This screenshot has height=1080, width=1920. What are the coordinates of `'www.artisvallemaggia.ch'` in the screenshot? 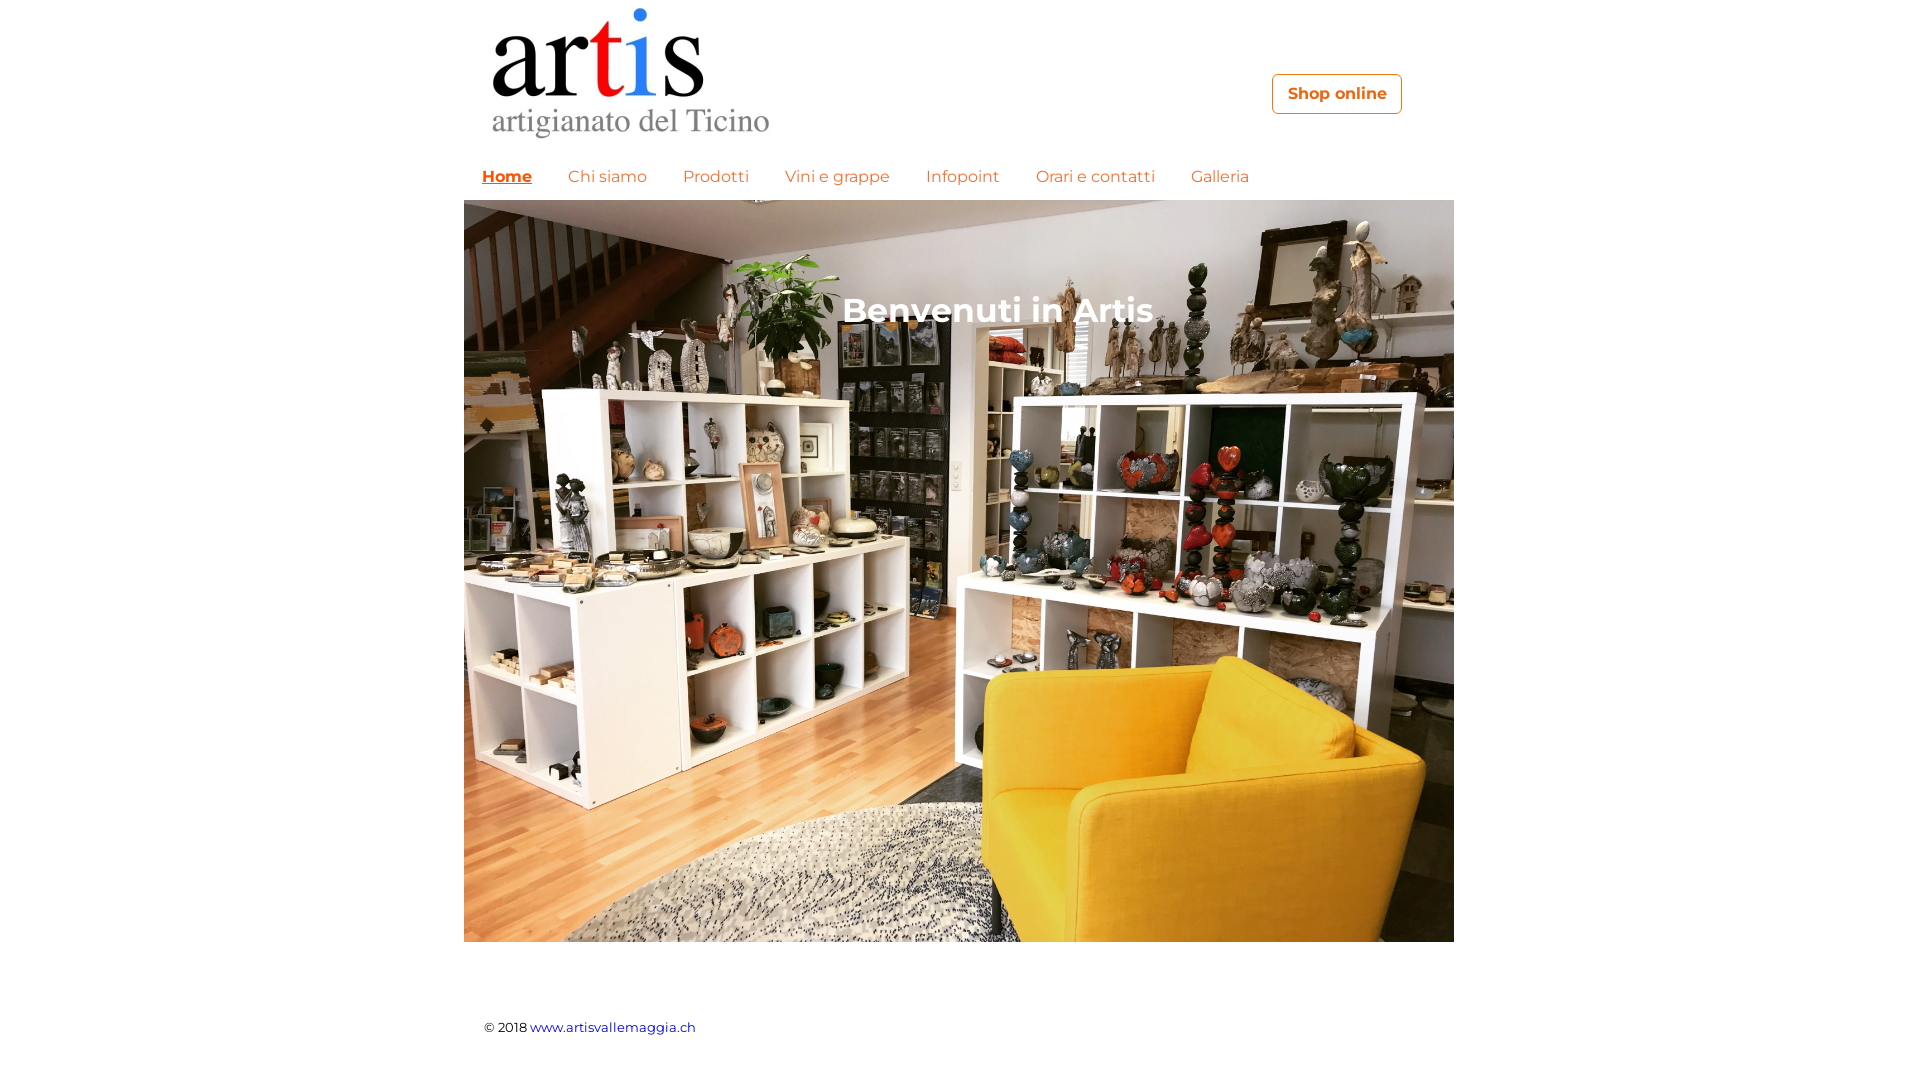 It's located at (529, 1026).